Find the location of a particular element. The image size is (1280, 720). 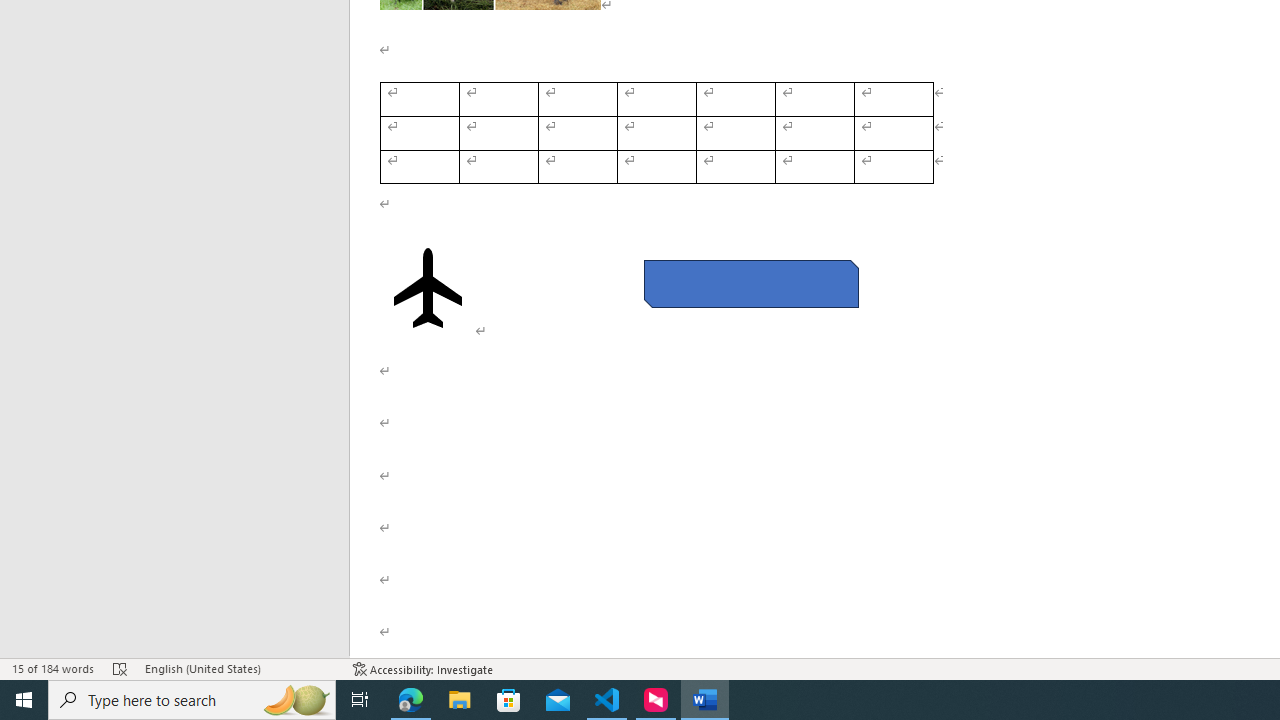

'Spelling and Grammar Check Errors' is located at coordinates (119, 669).